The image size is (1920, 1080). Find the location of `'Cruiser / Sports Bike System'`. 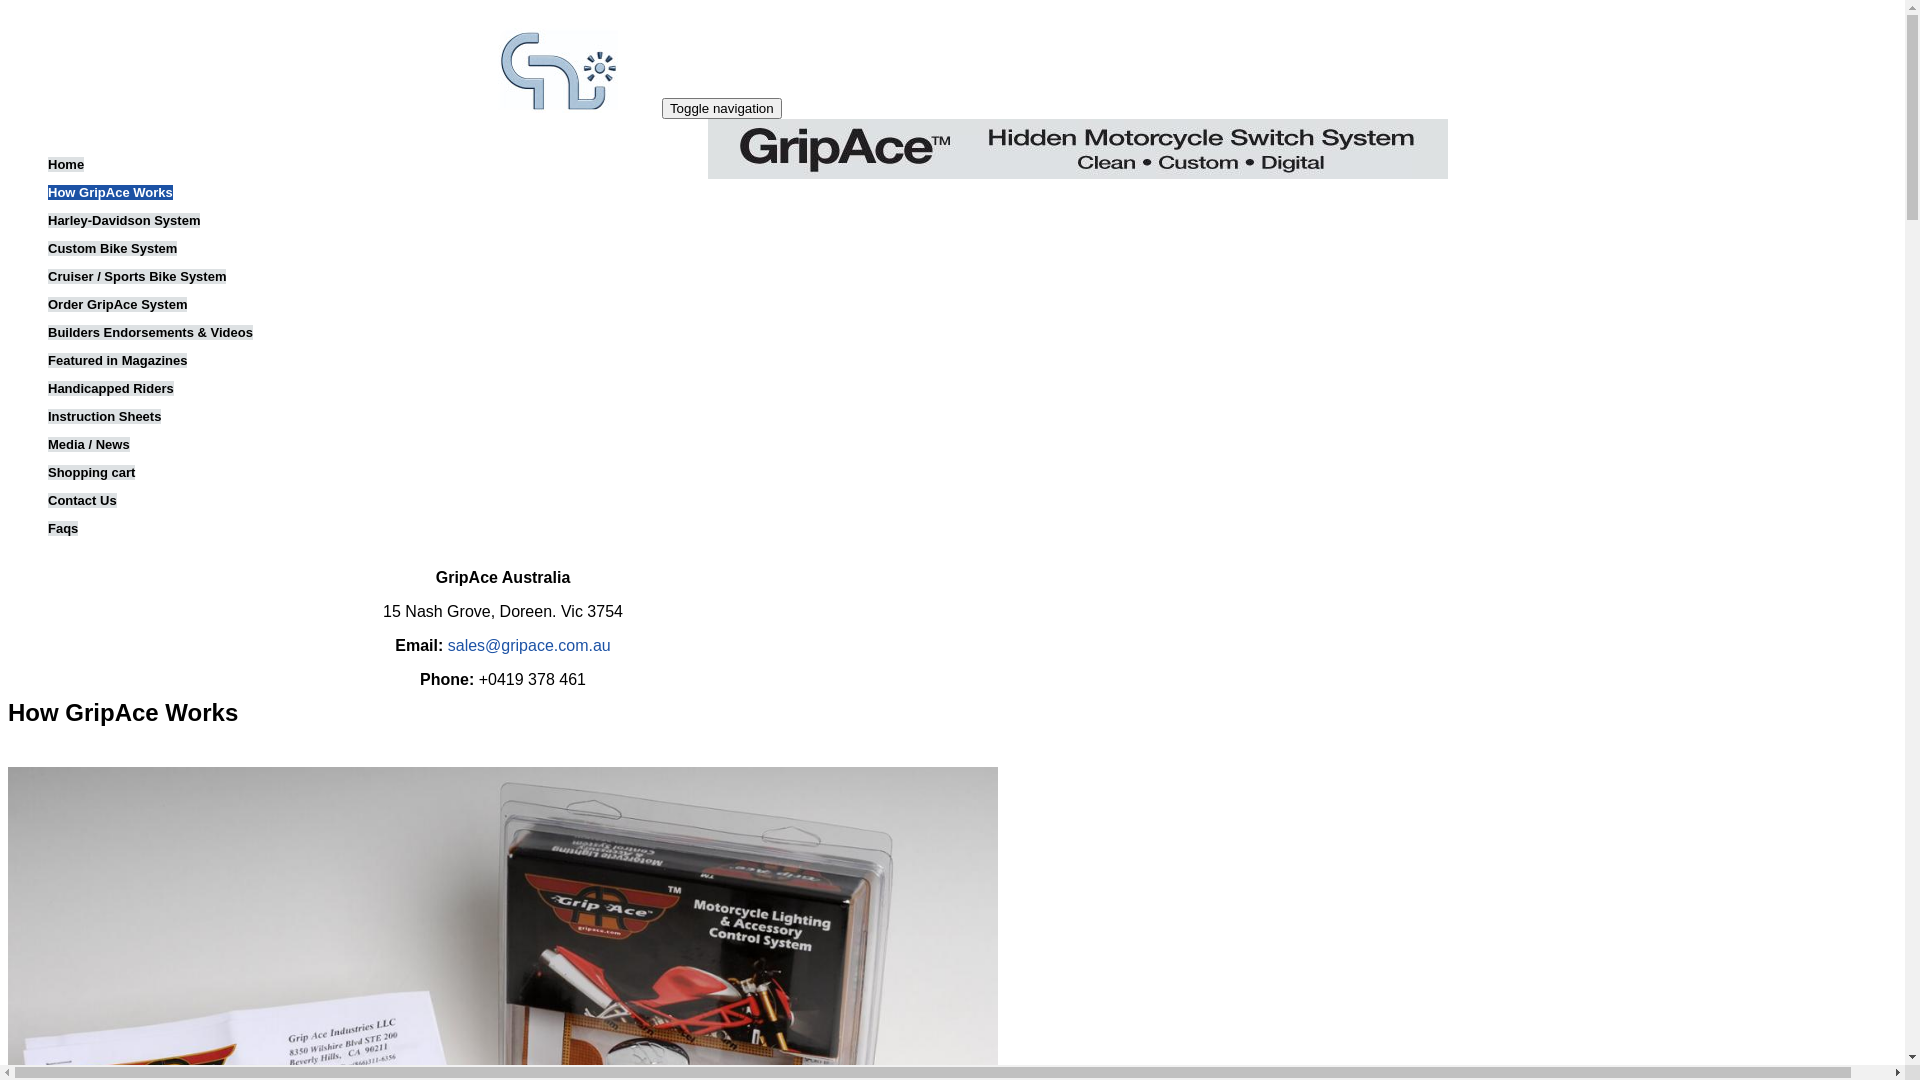

'Cruiser / Sports Bike System' is located at coordinates (48, 276).